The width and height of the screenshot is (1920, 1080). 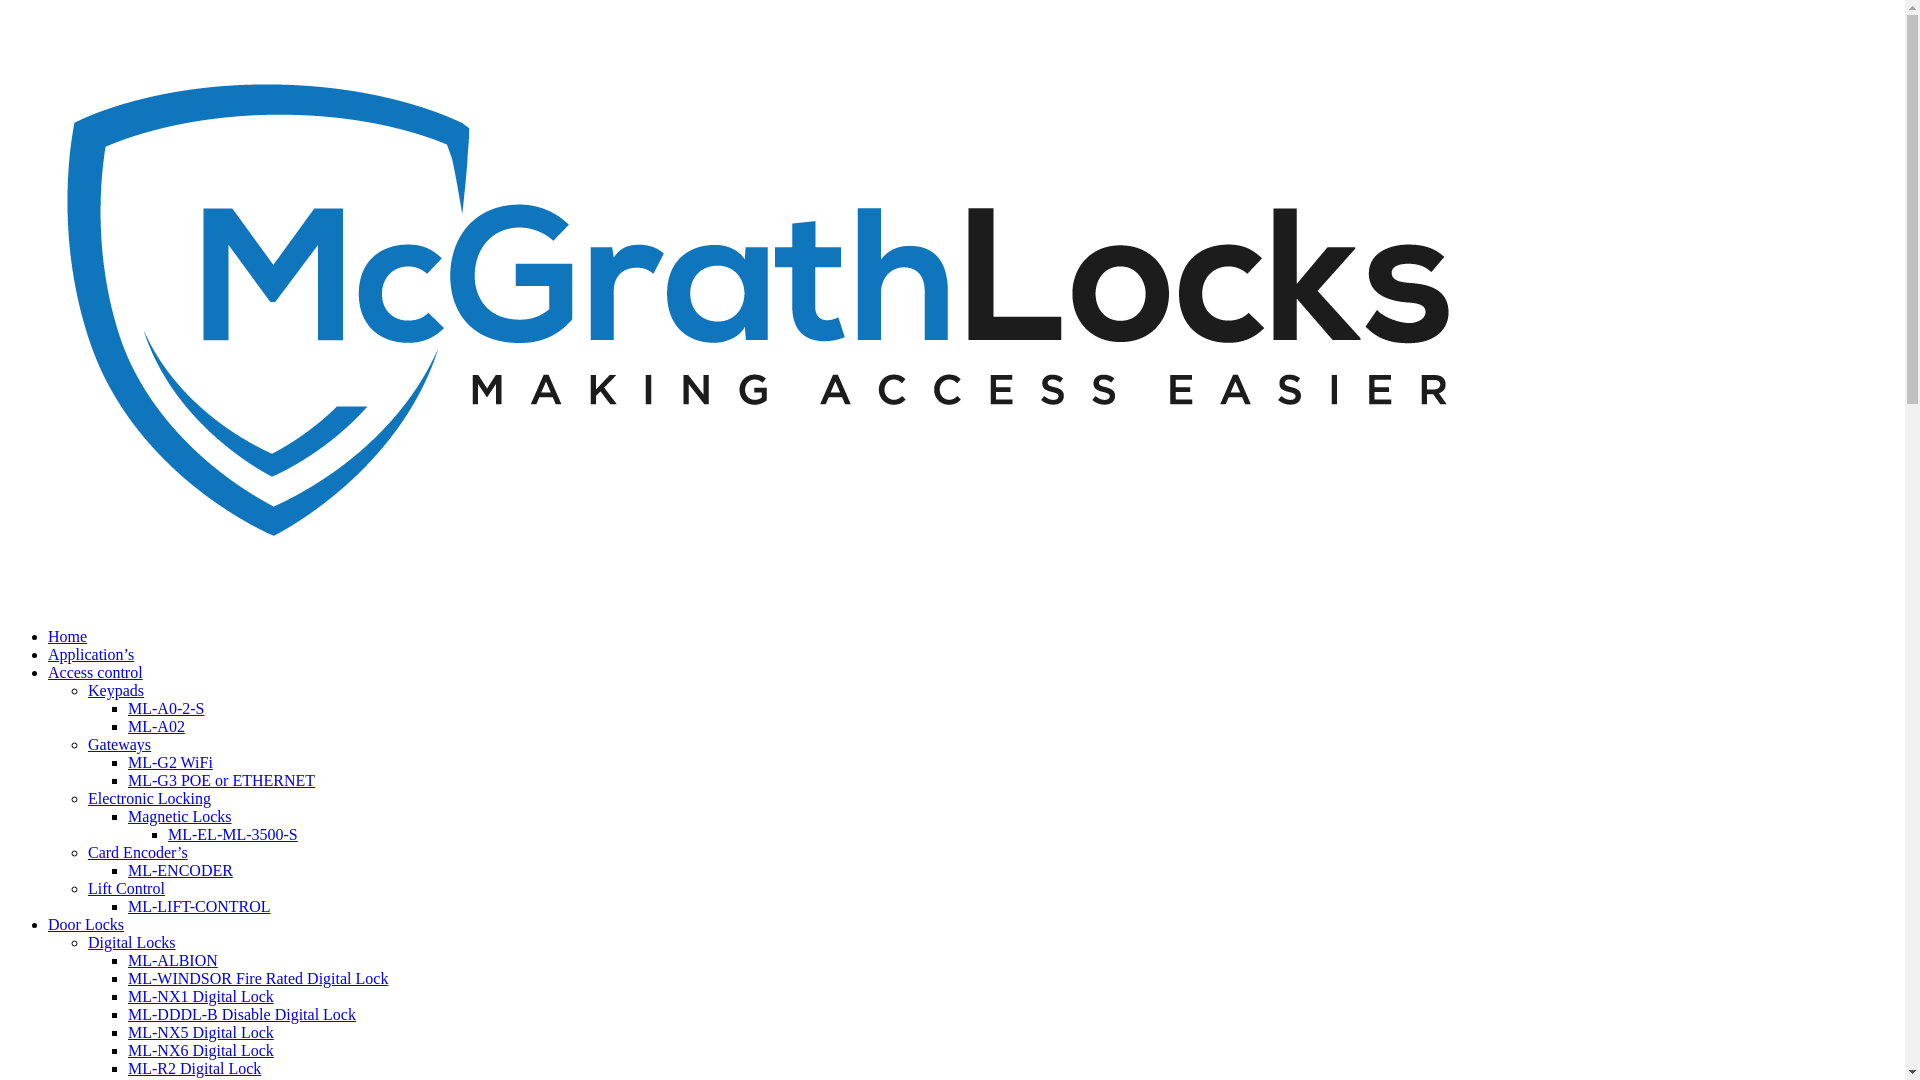 What do you see at coordinates (180, 816) in the screenshot?
I see `'Magnetic Locks'` at bounding box center [180, 816].